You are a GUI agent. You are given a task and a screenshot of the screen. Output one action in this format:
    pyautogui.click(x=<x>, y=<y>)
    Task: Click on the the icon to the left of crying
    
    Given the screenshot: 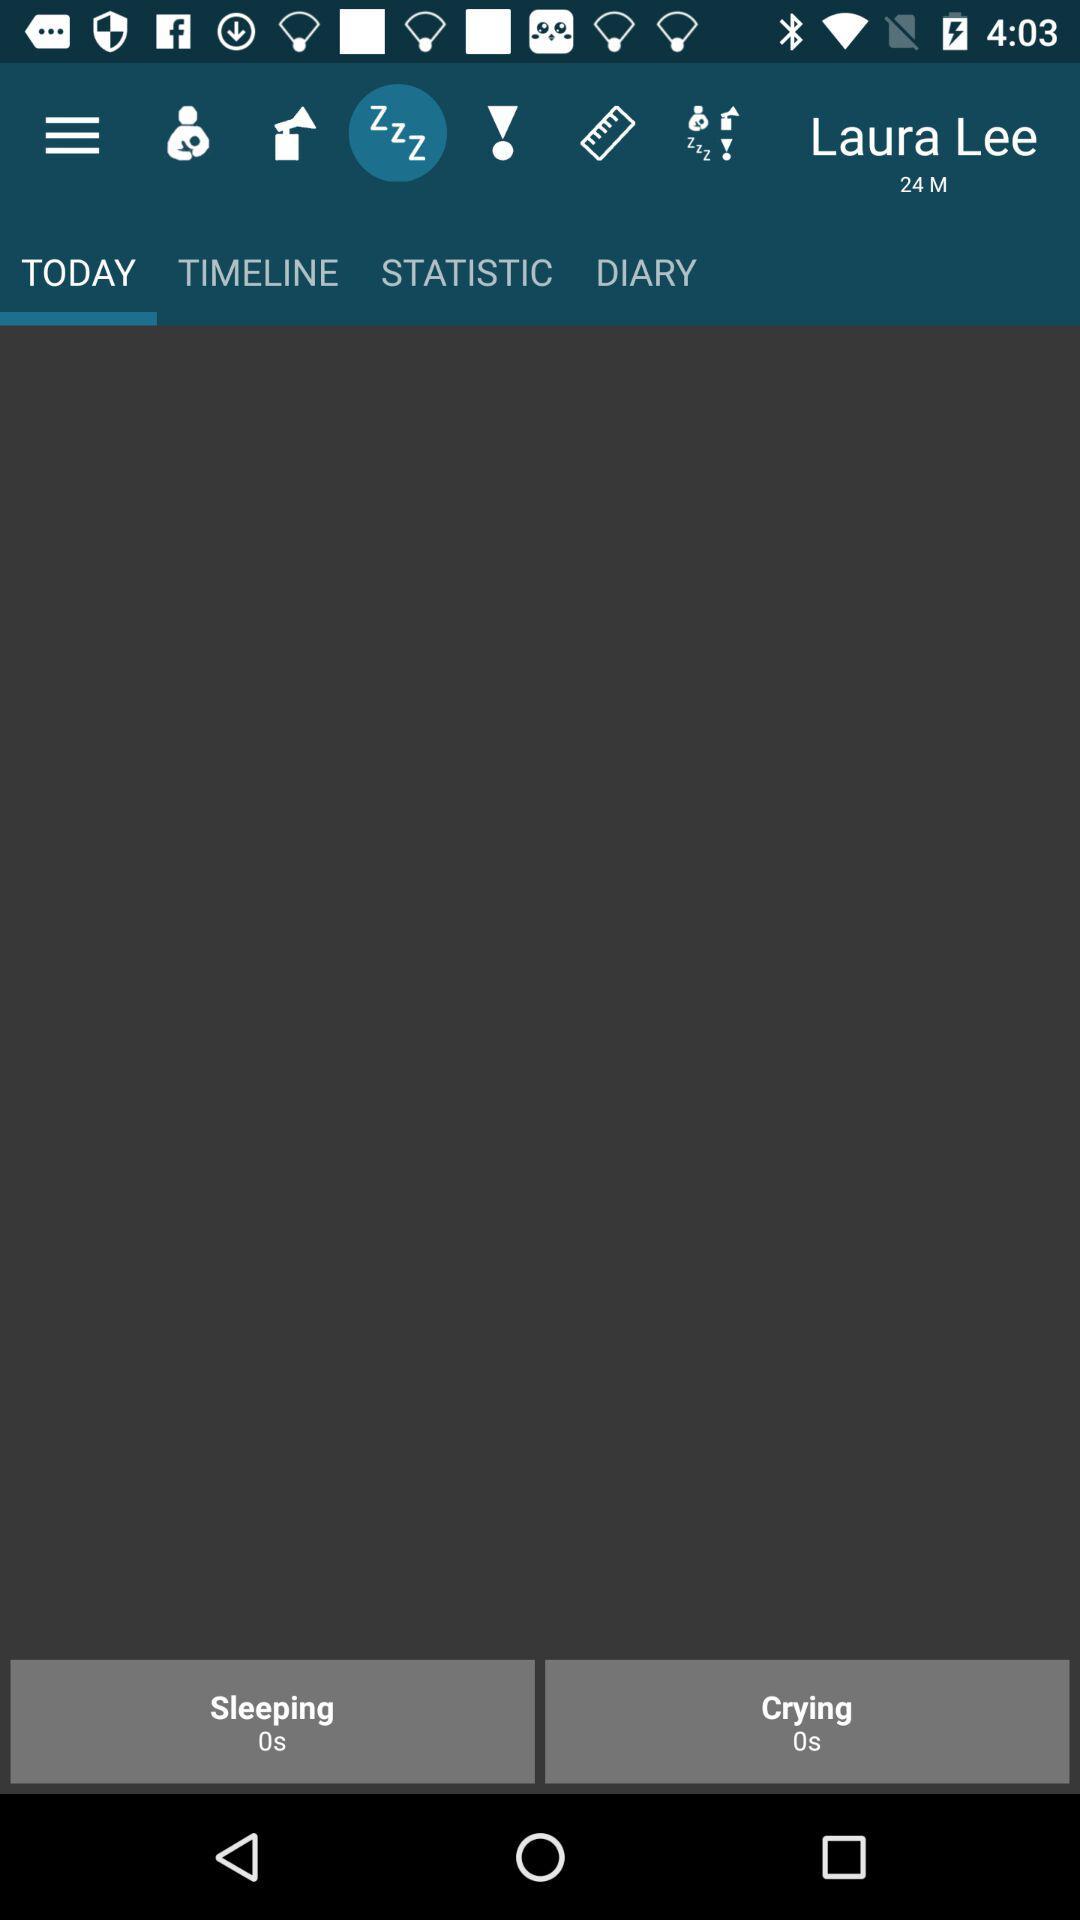 What is the action you would take?
    pyautogui.click(x=272, y=1720)
    